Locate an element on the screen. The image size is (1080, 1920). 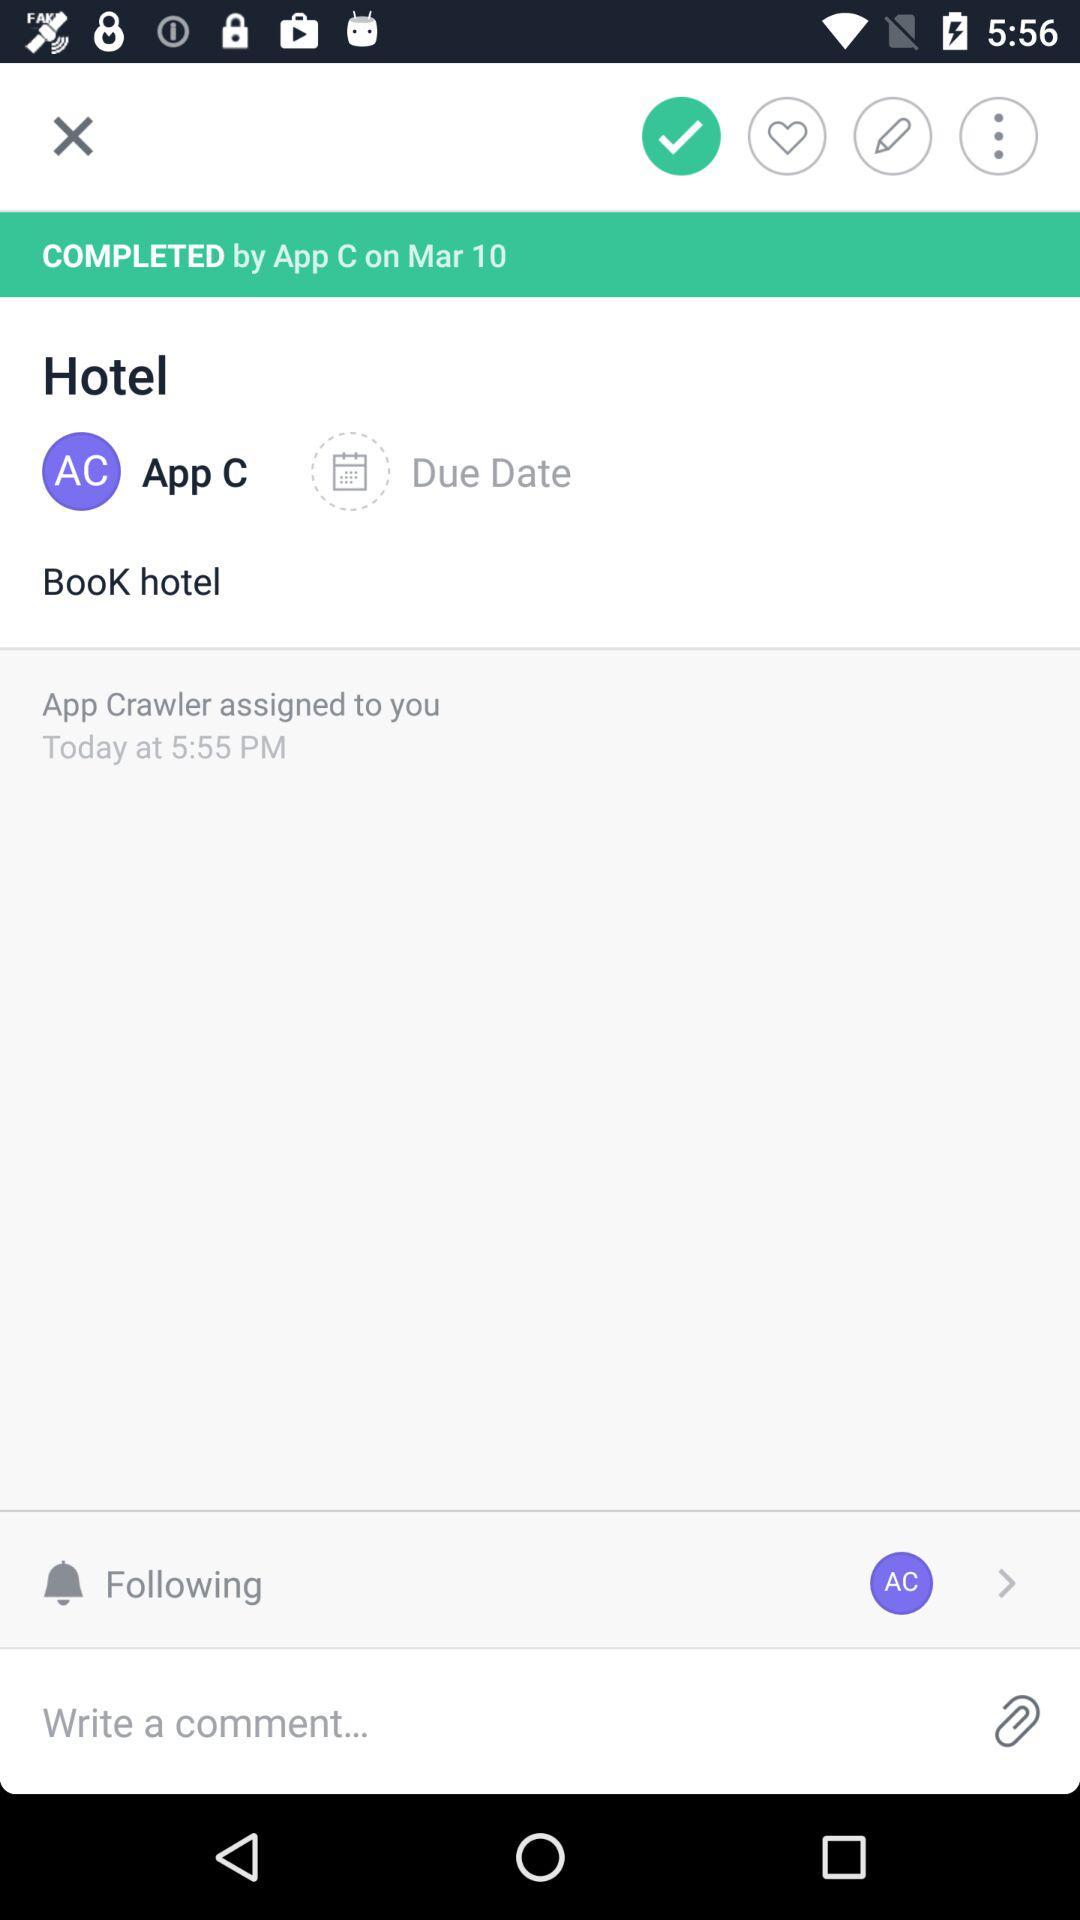
the comment space below following is located at coordinates (477, 1720).